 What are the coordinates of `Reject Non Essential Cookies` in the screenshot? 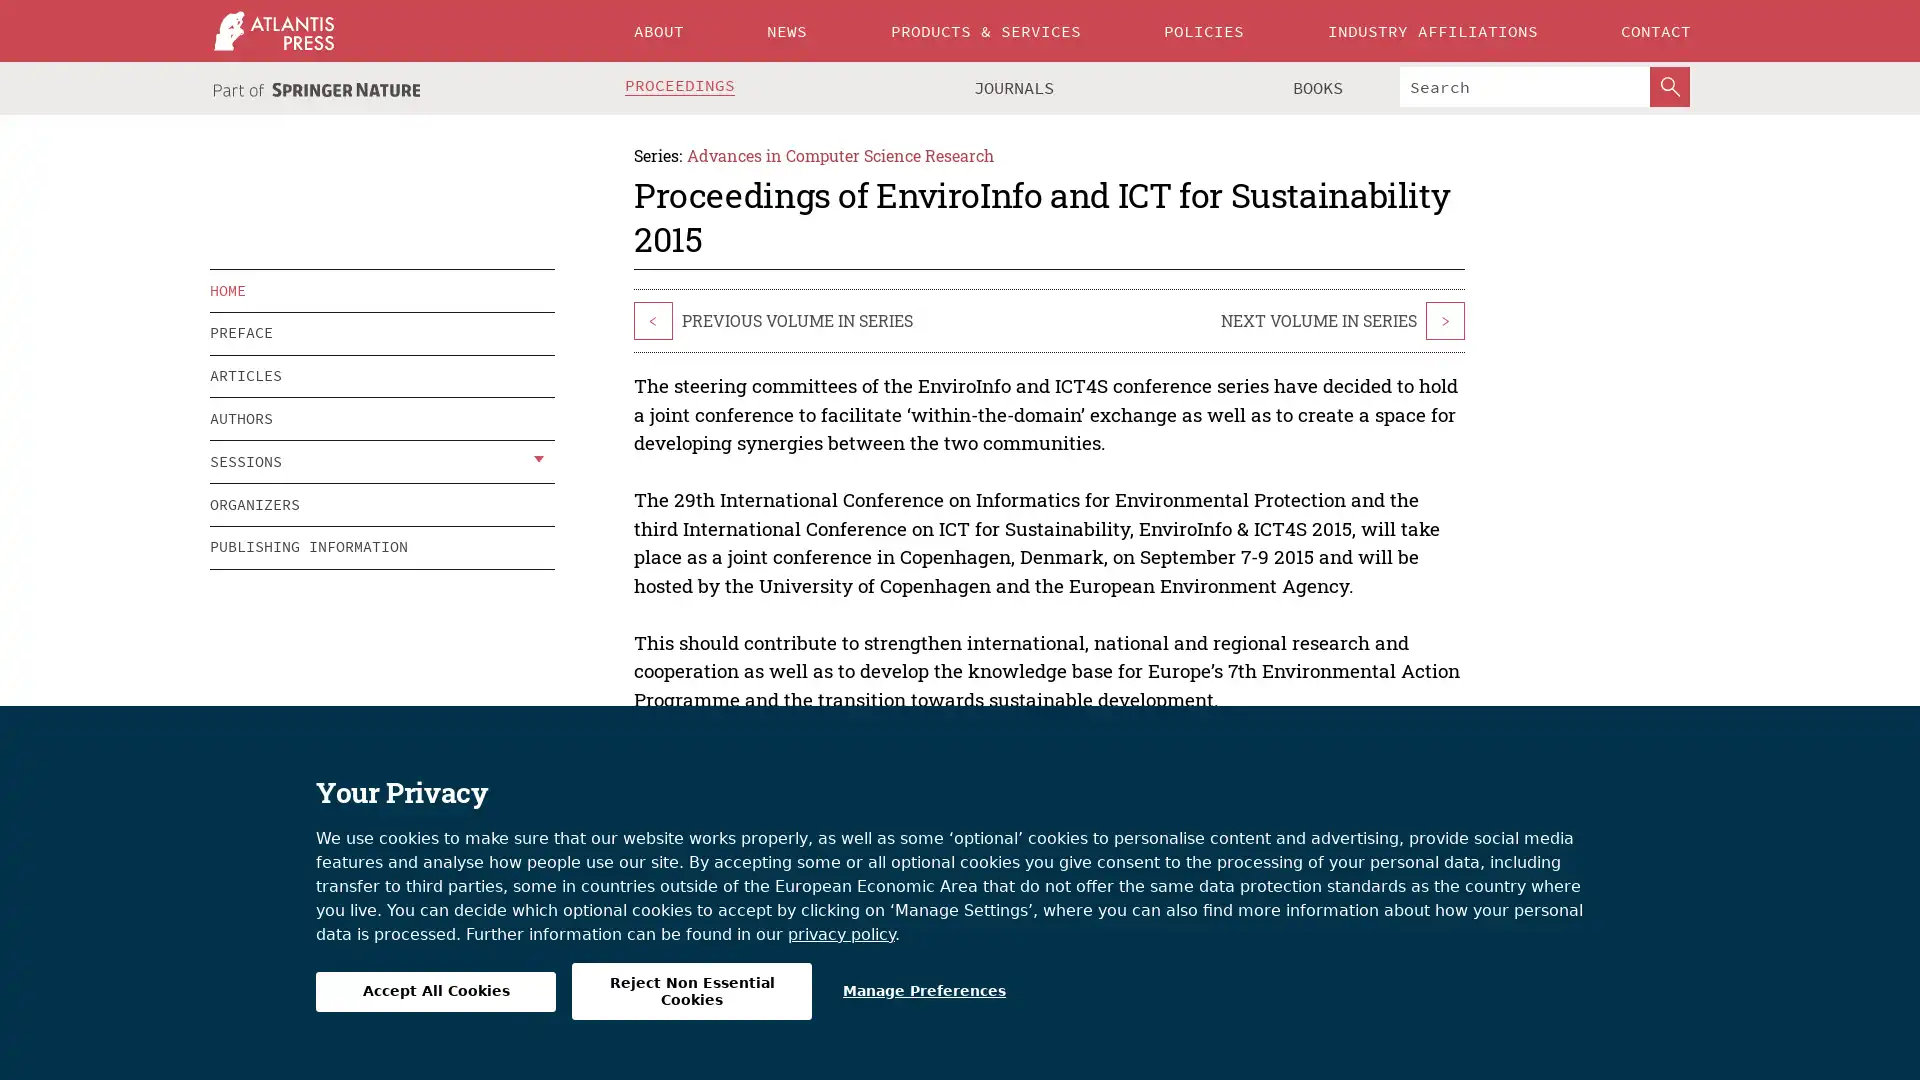 It's located at (691, 991).